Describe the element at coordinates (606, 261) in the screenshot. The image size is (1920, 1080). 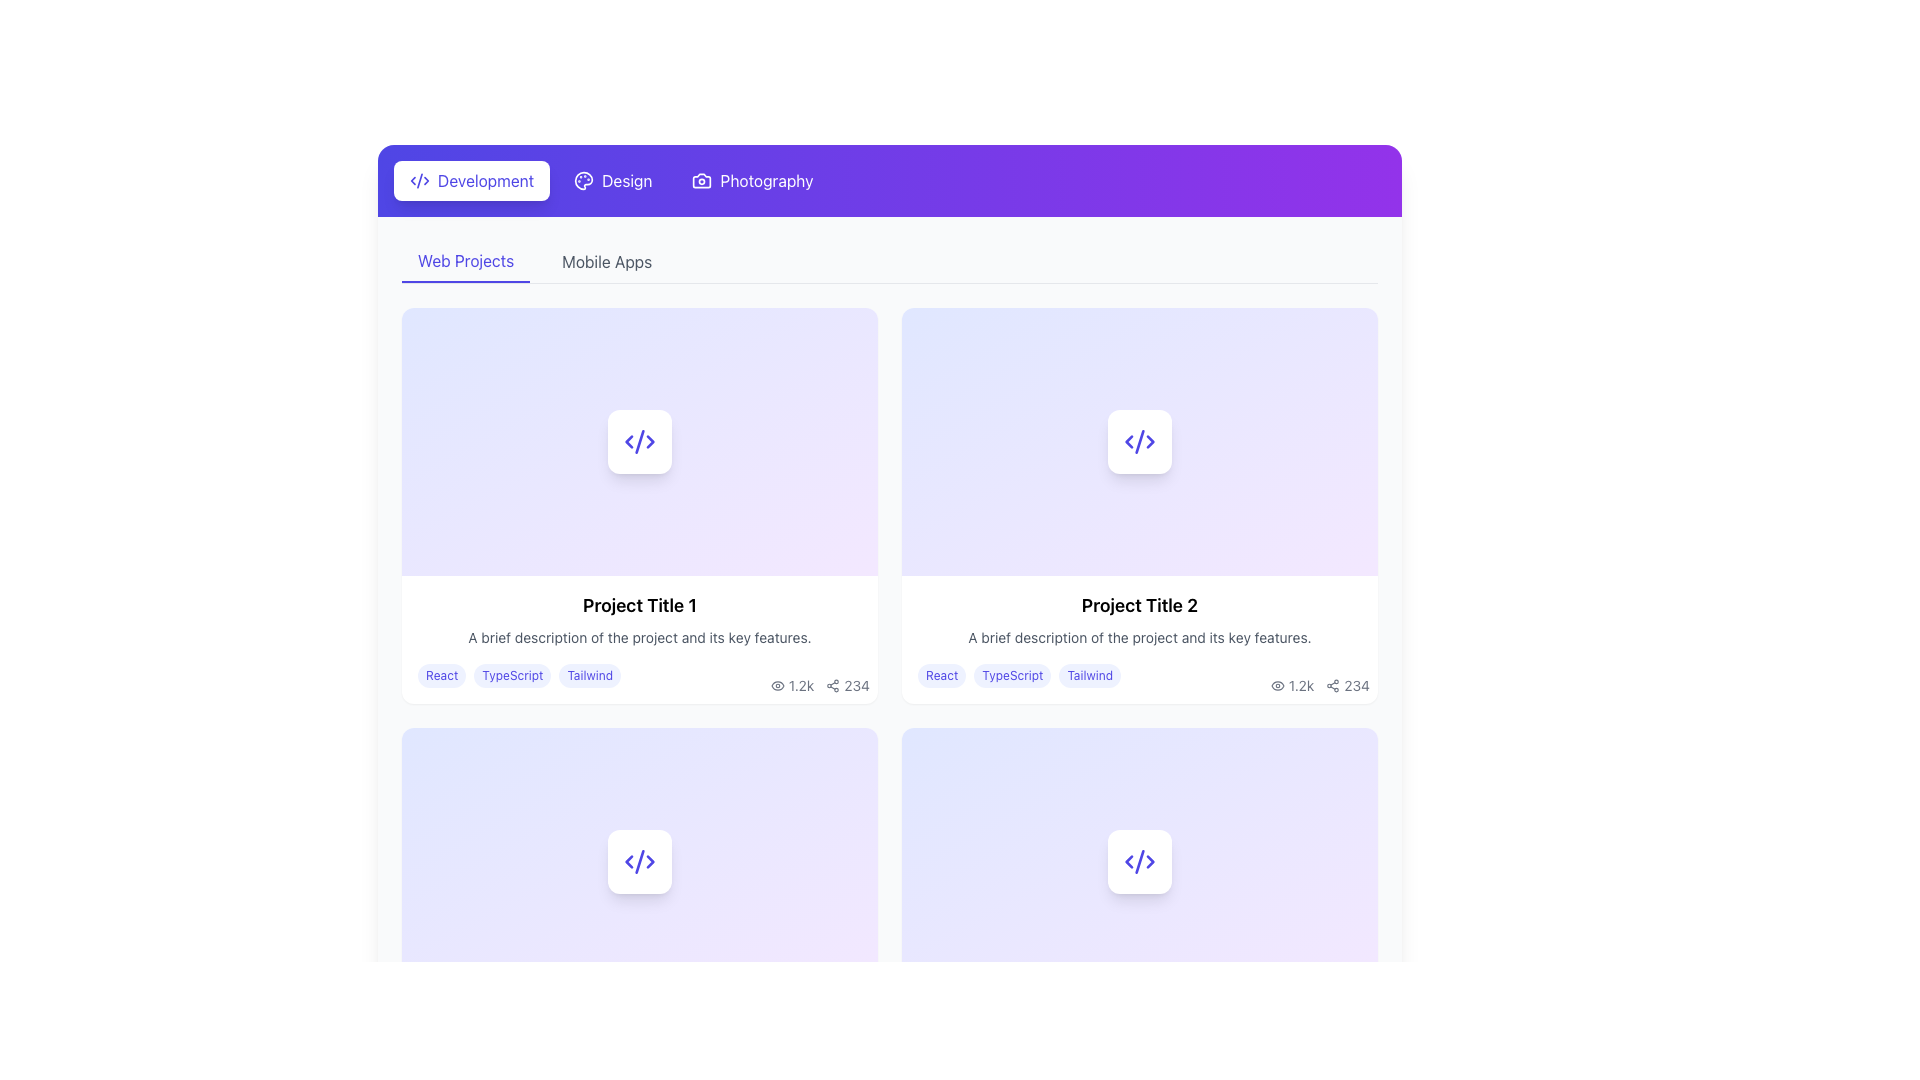
I see `the navigation link for mobile applications, which is the second item in the horizontal navigation bar positioned to the right of the 'Web Projects' label` at that location.